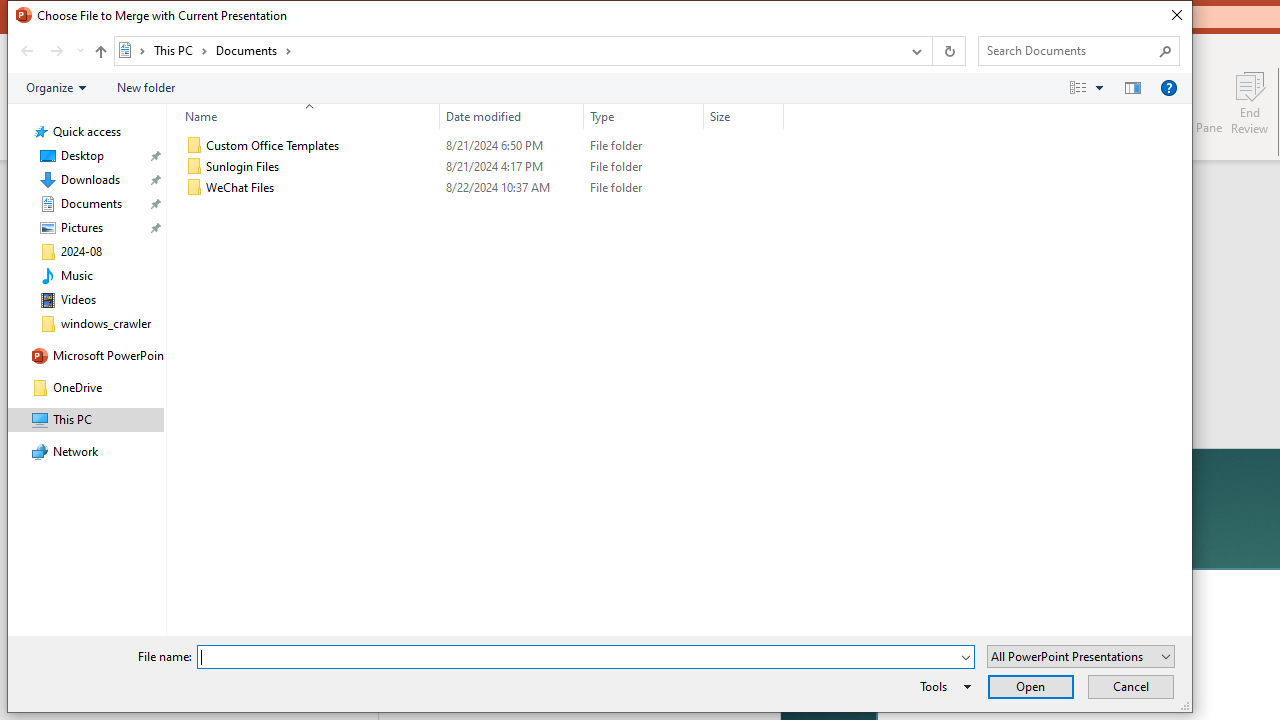 The width and height of the screenshot is (1280, 720). Describe the element at coordinates (576, 657) in the screenshot. I see `'File name:'` at that location.